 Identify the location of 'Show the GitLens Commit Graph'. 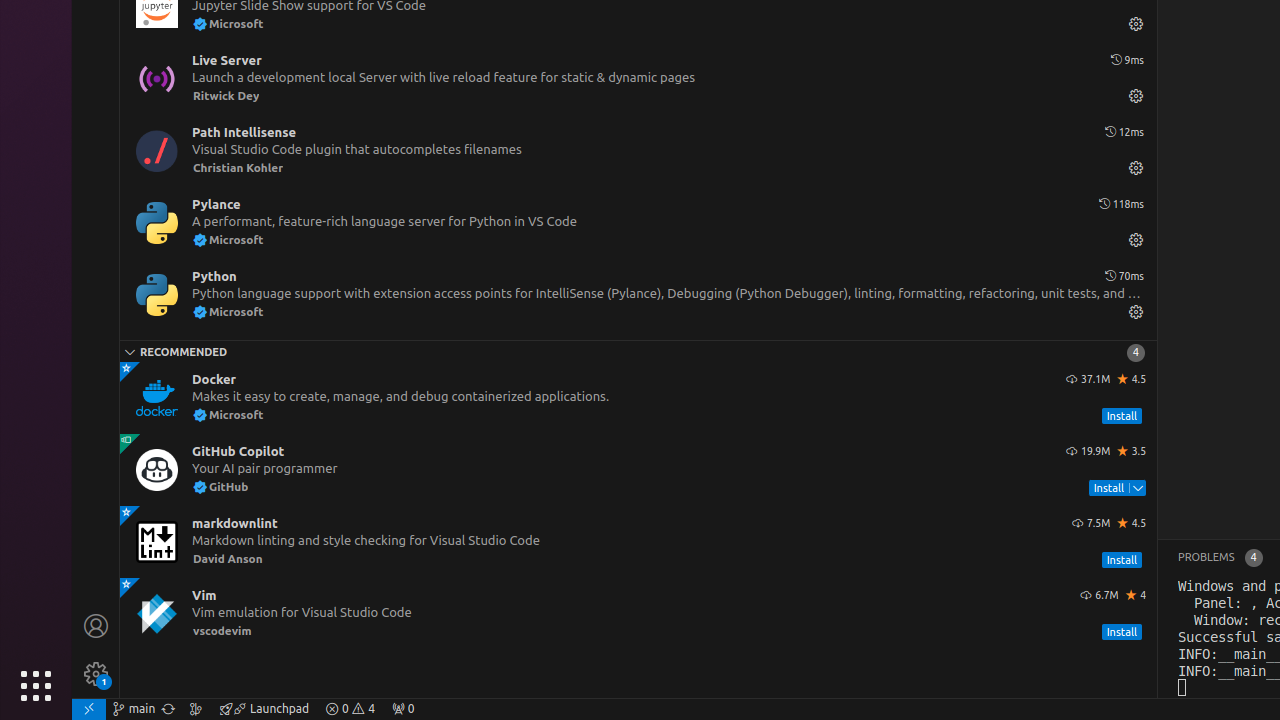
(196, 707).